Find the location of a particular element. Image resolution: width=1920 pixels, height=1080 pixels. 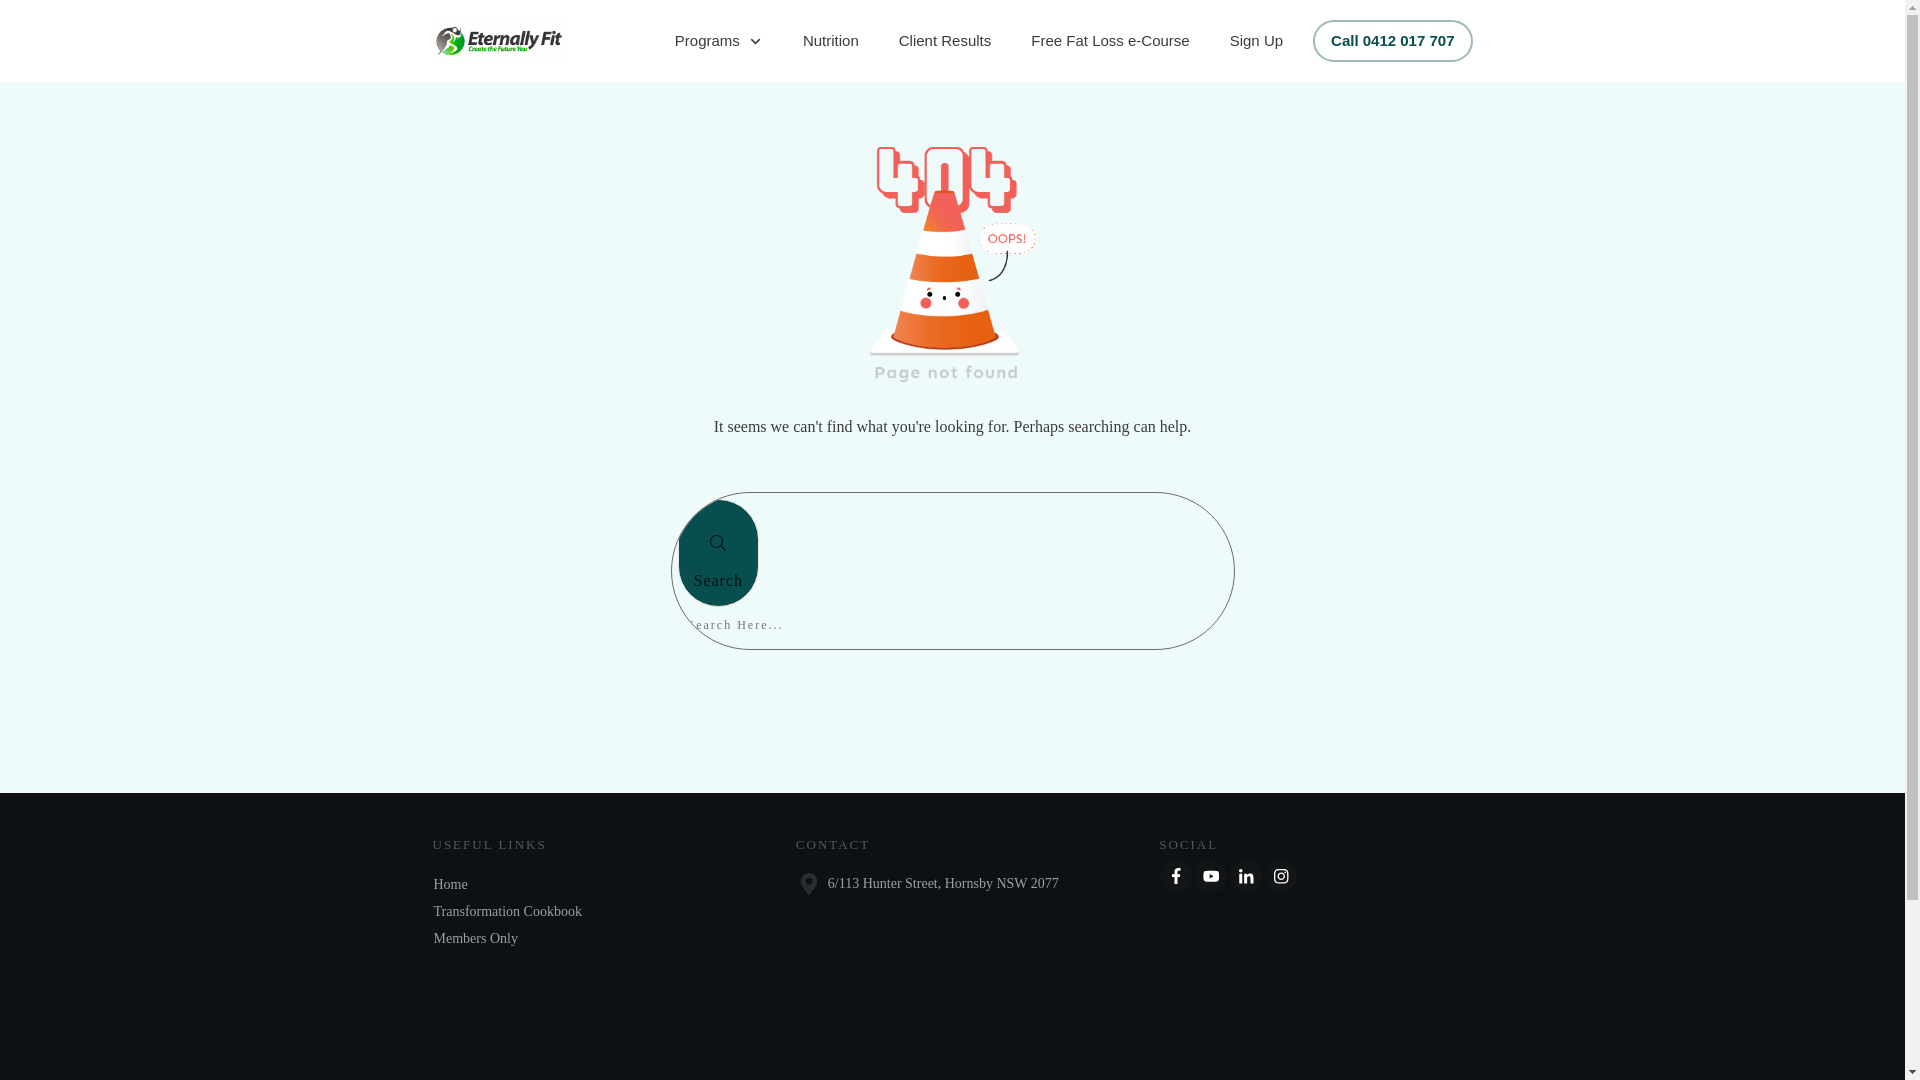

'Members Only' is located at coordinates (432, 938).